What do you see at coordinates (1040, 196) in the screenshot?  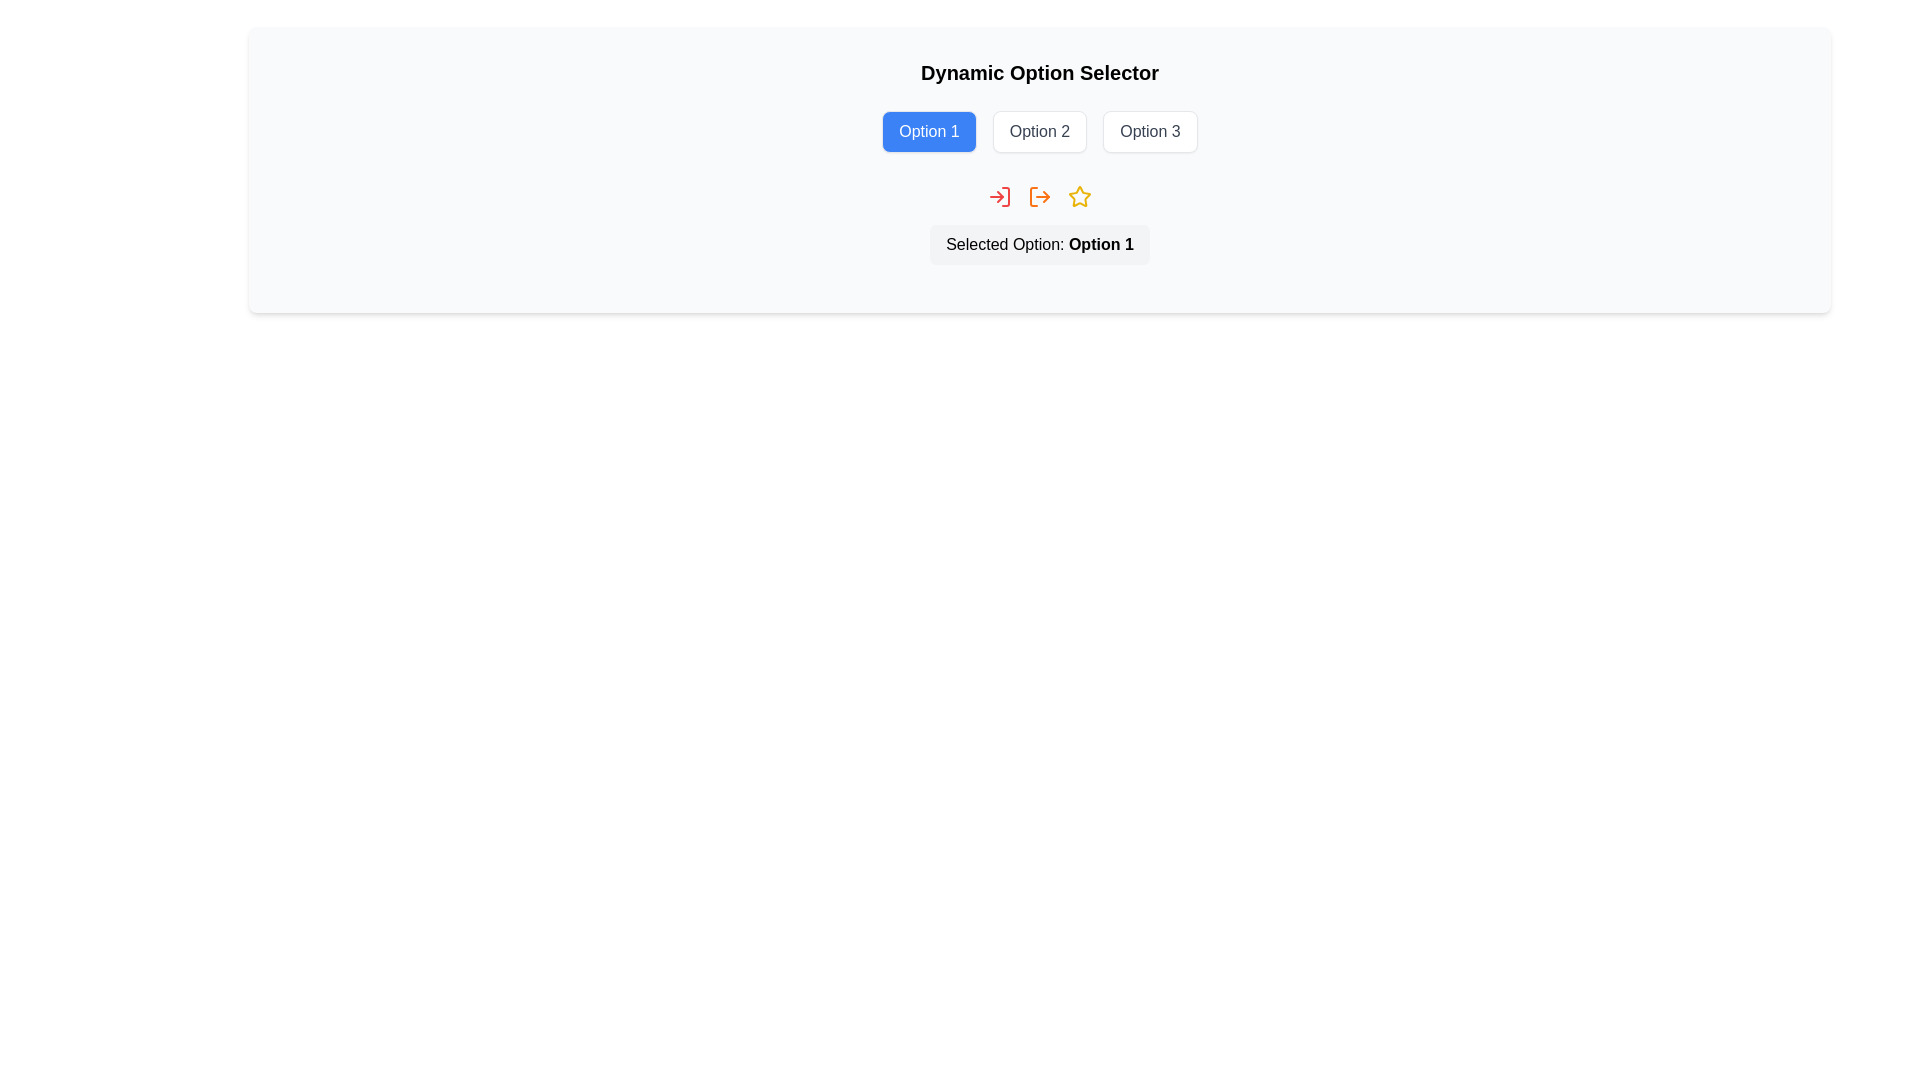 I see `the log-out icon, which is the third item in a horizontal group of icons located below Option 1, Option 2, and Option 3` at bounding box center [1040, 196].